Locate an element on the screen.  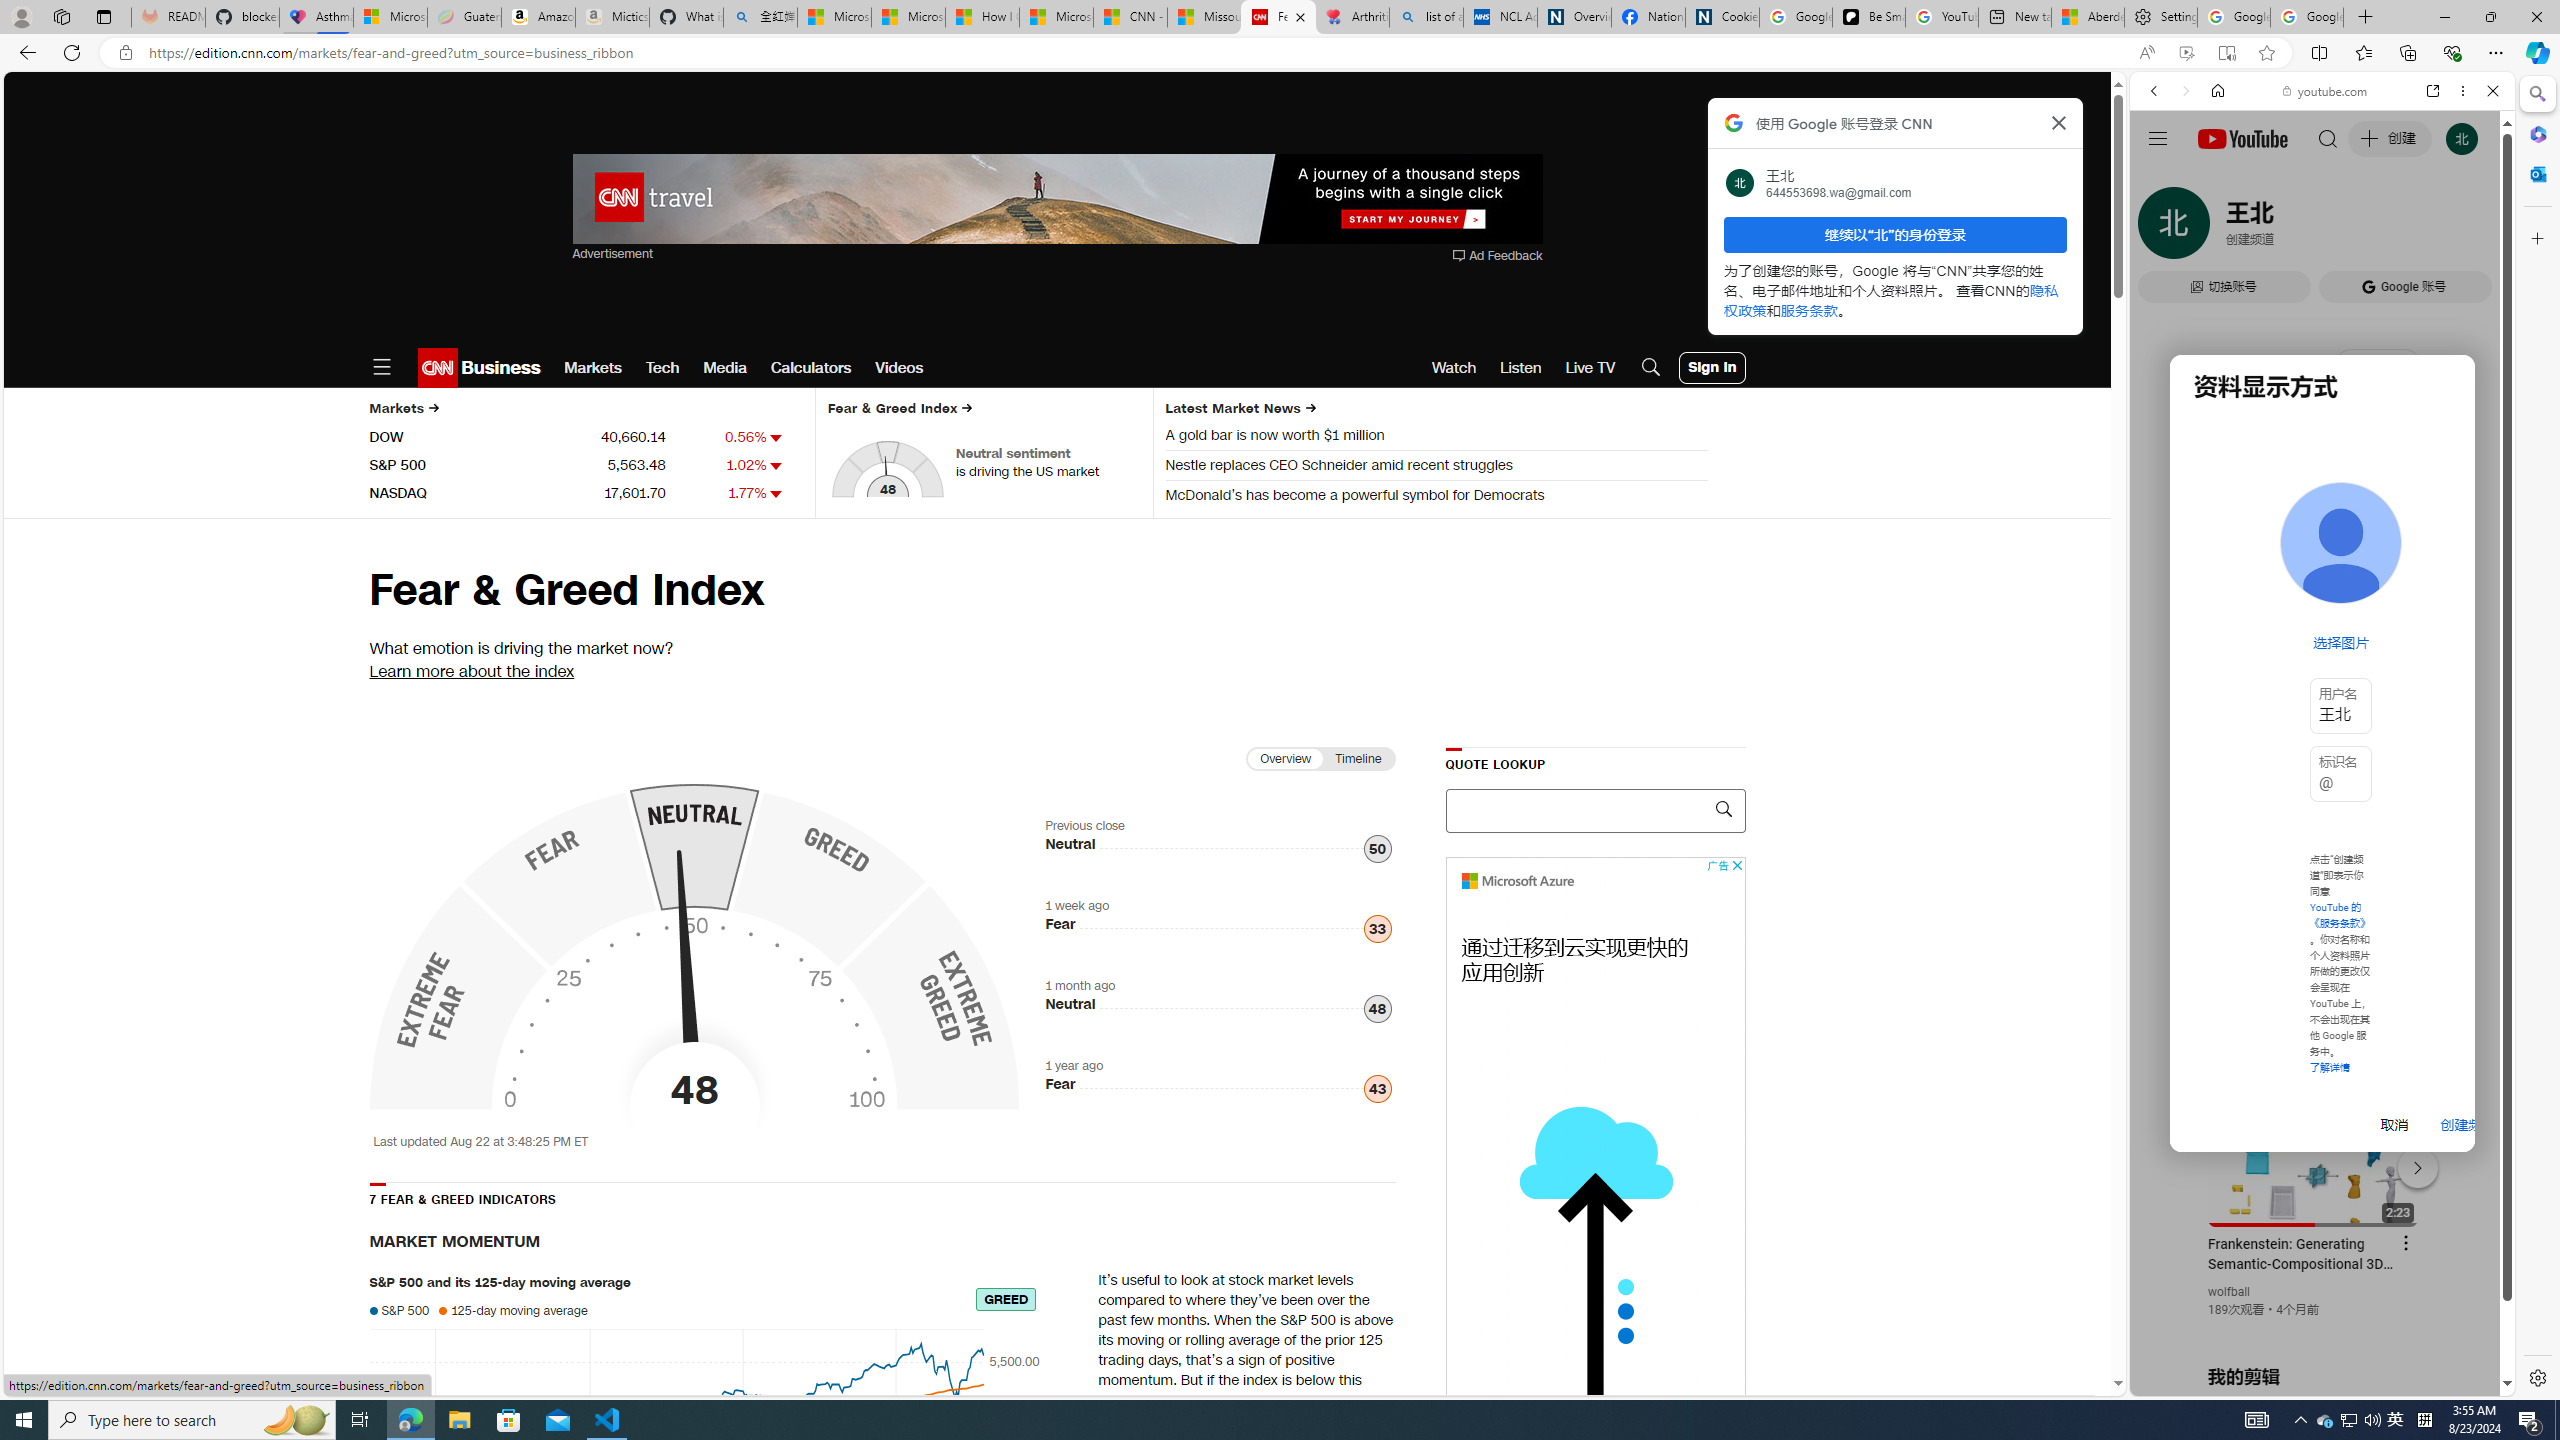
'Class: icon-ui-search' is located at coordinates (1721, 808).